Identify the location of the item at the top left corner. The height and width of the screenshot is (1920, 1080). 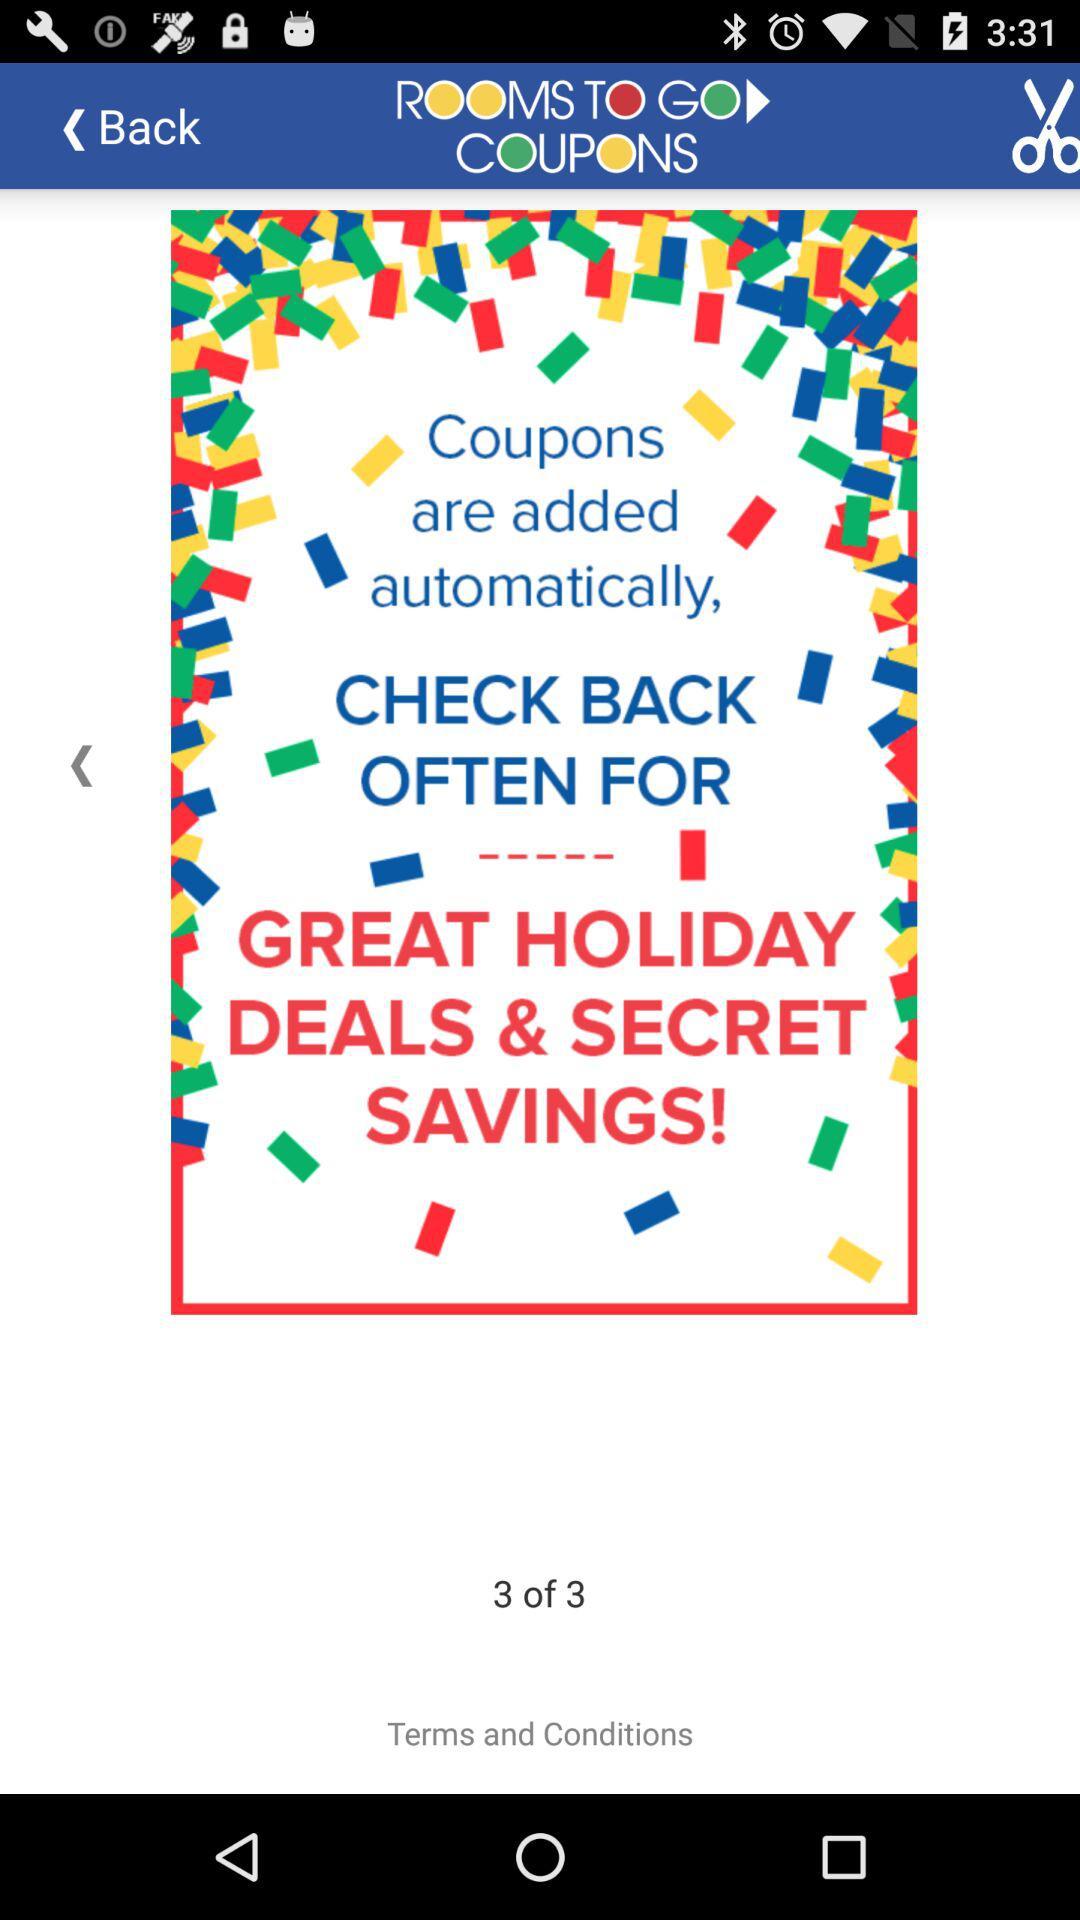
(145, 124).